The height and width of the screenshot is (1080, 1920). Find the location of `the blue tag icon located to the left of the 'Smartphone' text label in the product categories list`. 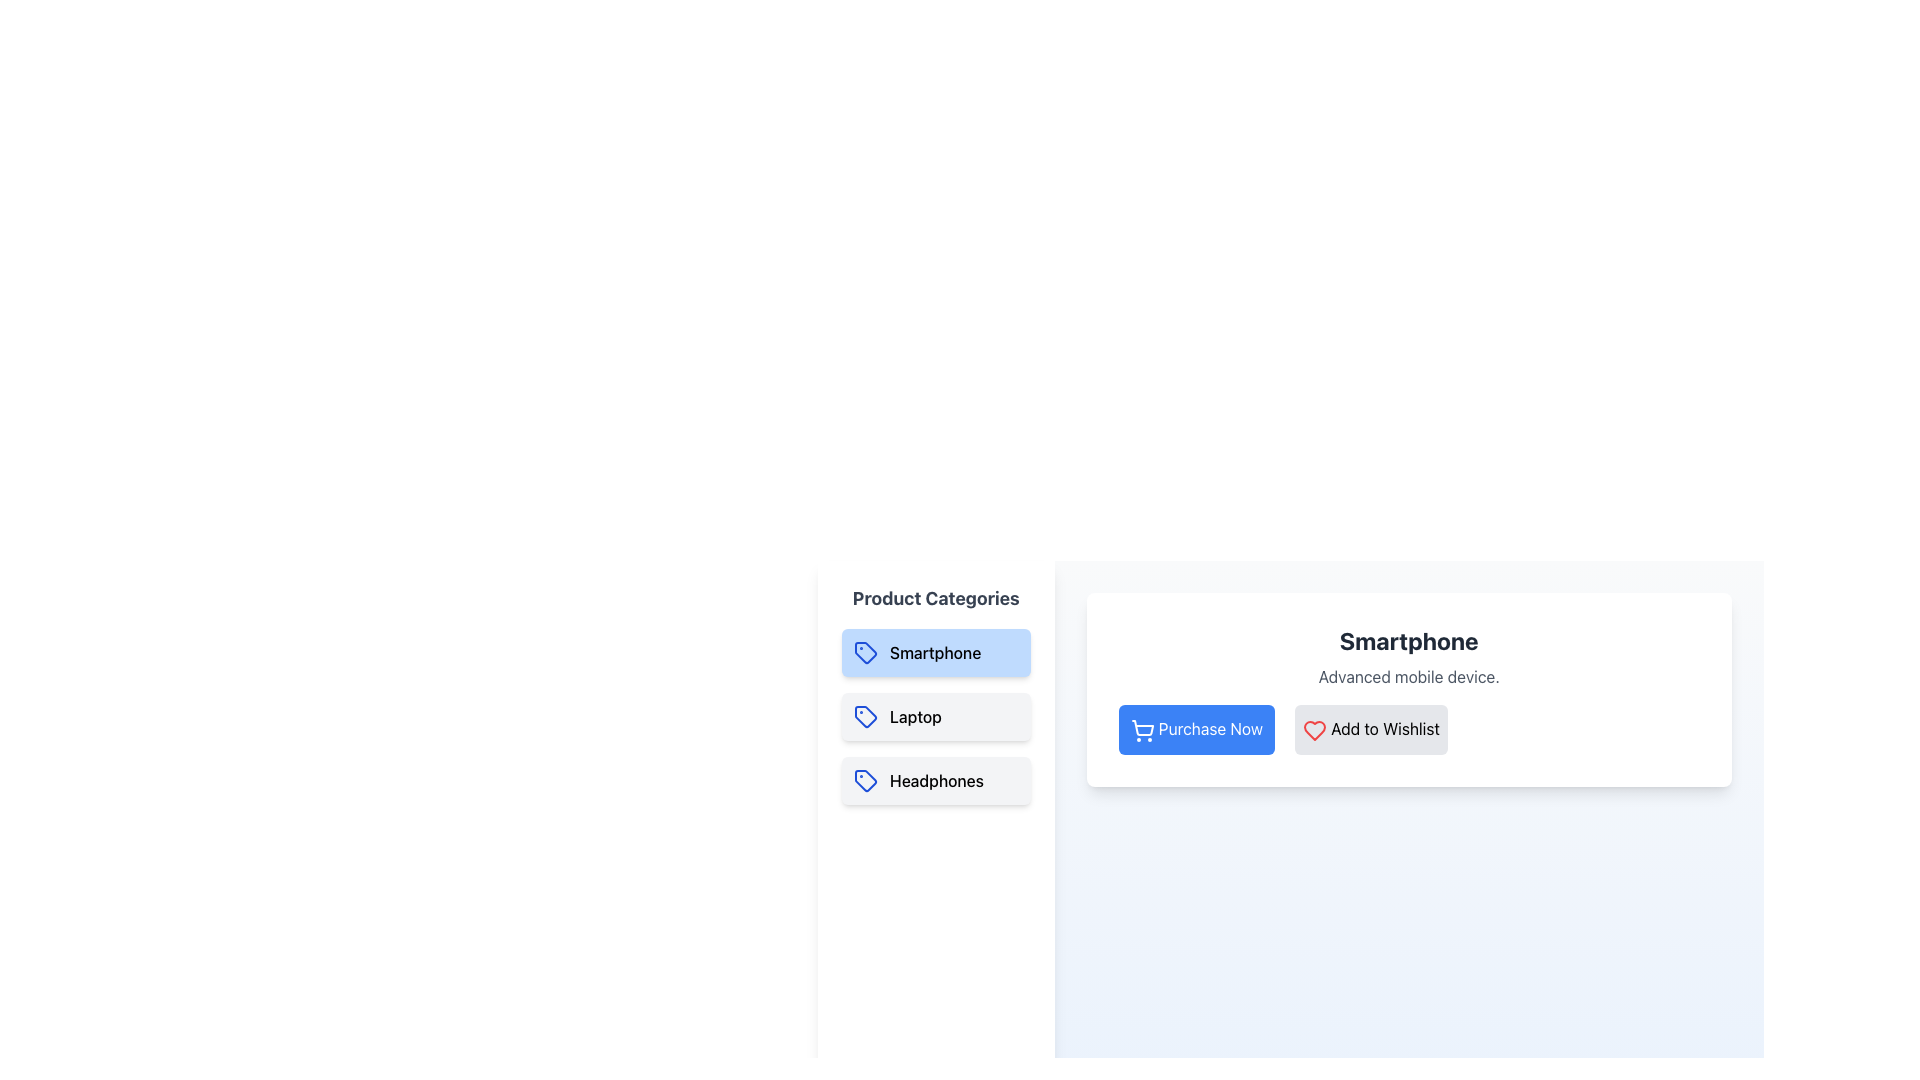

the blue tag icon located to the left of the 'Smartphone' text label in the product categories list is located at coordinates (865, 652).